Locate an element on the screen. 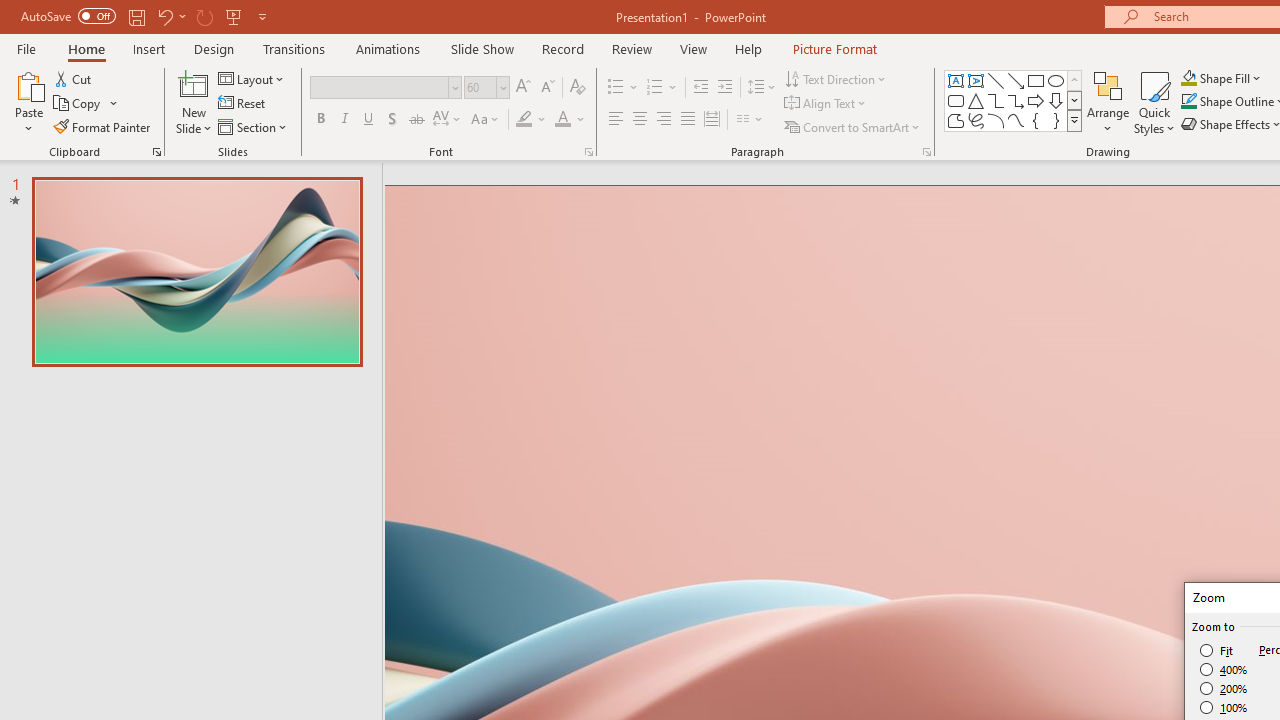 The image size is (1280, 720). 'Line Arrow' is located at coordinates (1016, 80).